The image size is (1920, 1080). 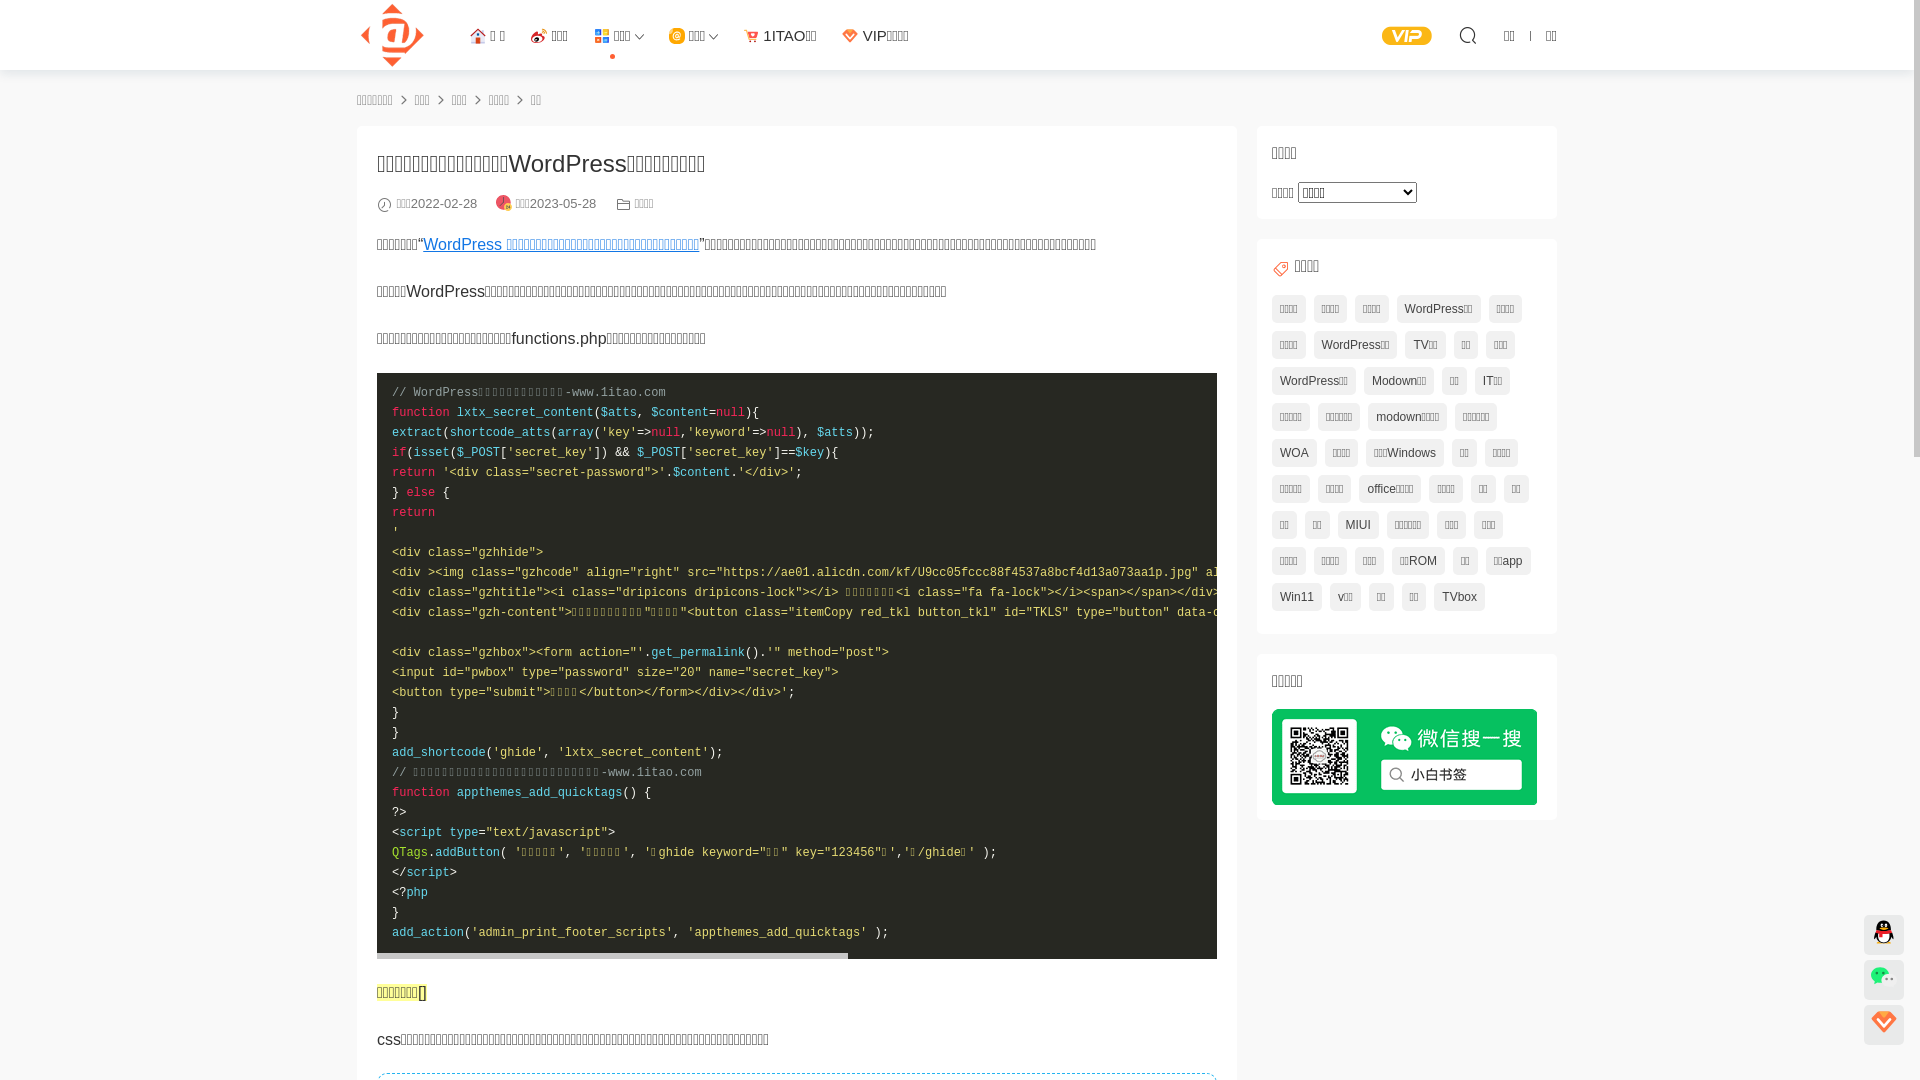 I want to click on 'MIUI', so click(x=1358, y=523).